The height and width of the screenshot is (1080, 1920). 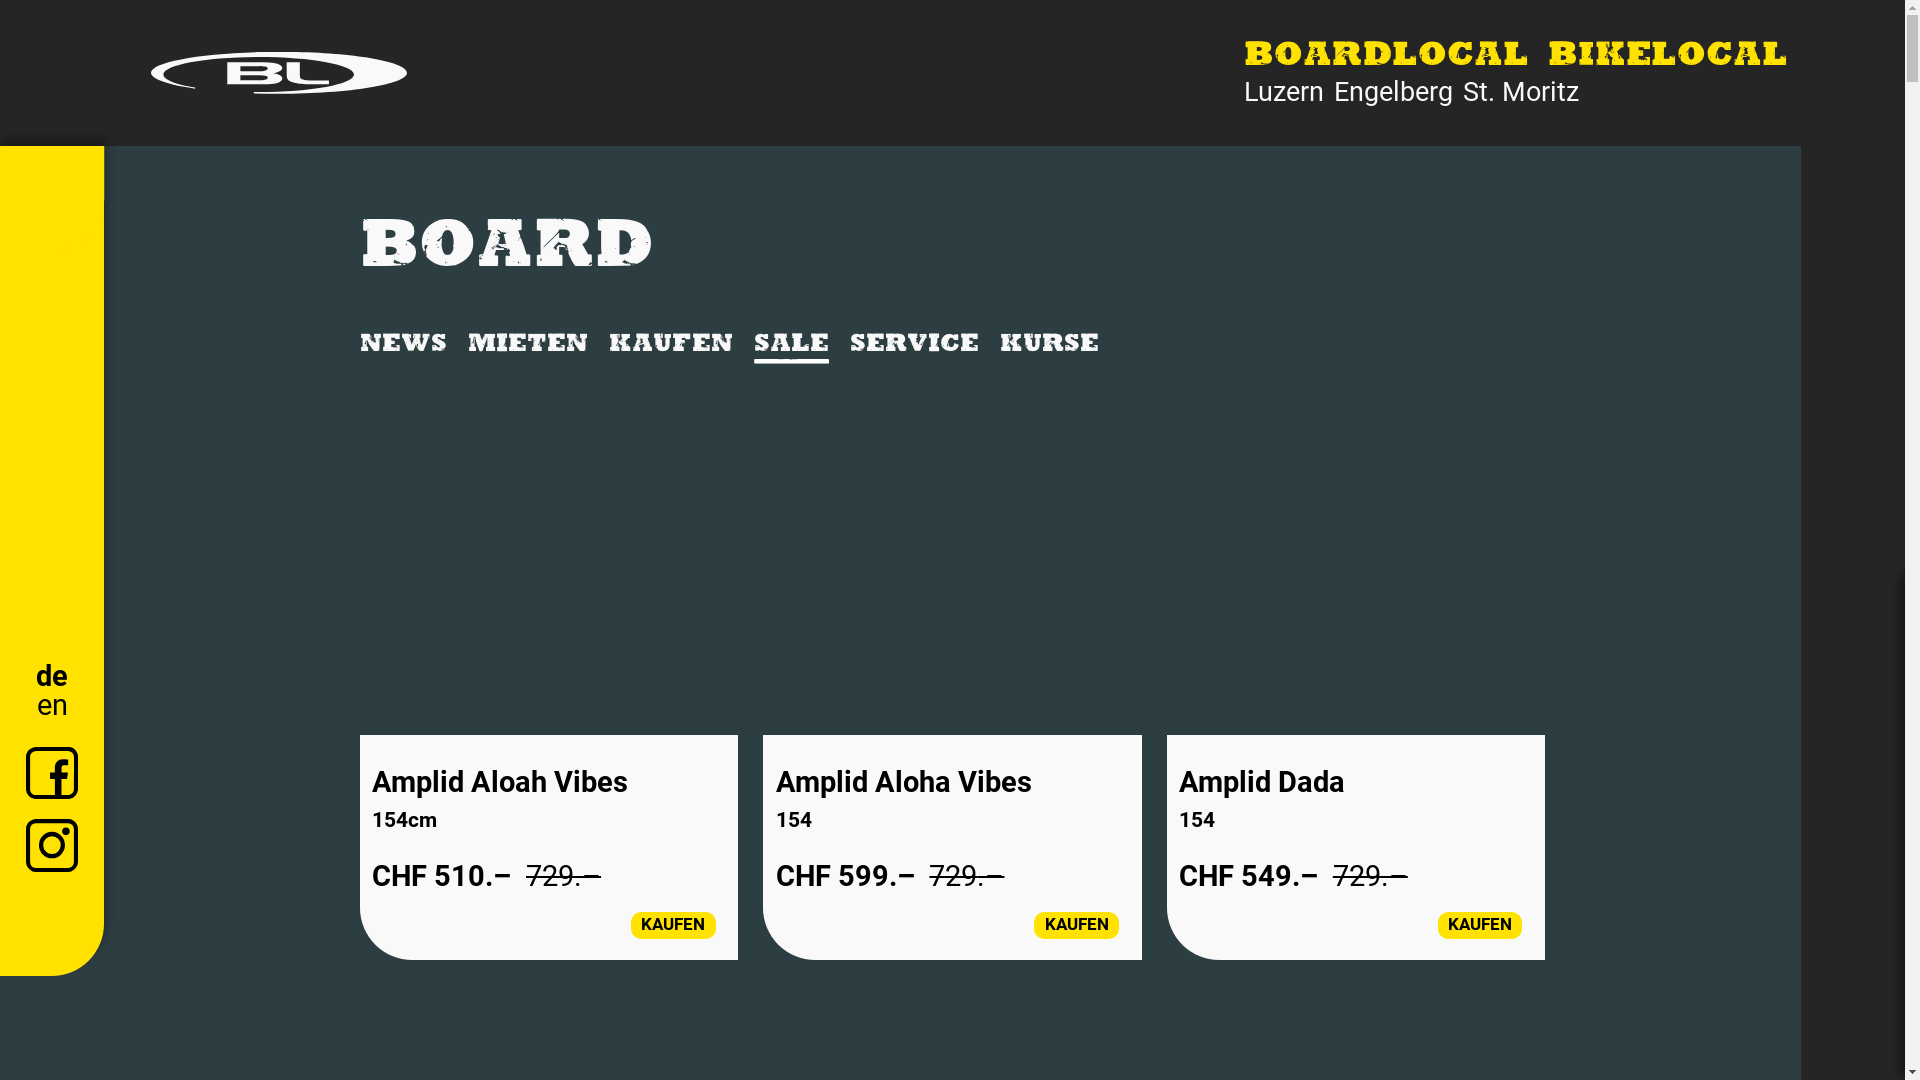 What do you see at coordinates (913, 344) in the screenshot?
I see `'Service'` at bounding box center [913, 344].